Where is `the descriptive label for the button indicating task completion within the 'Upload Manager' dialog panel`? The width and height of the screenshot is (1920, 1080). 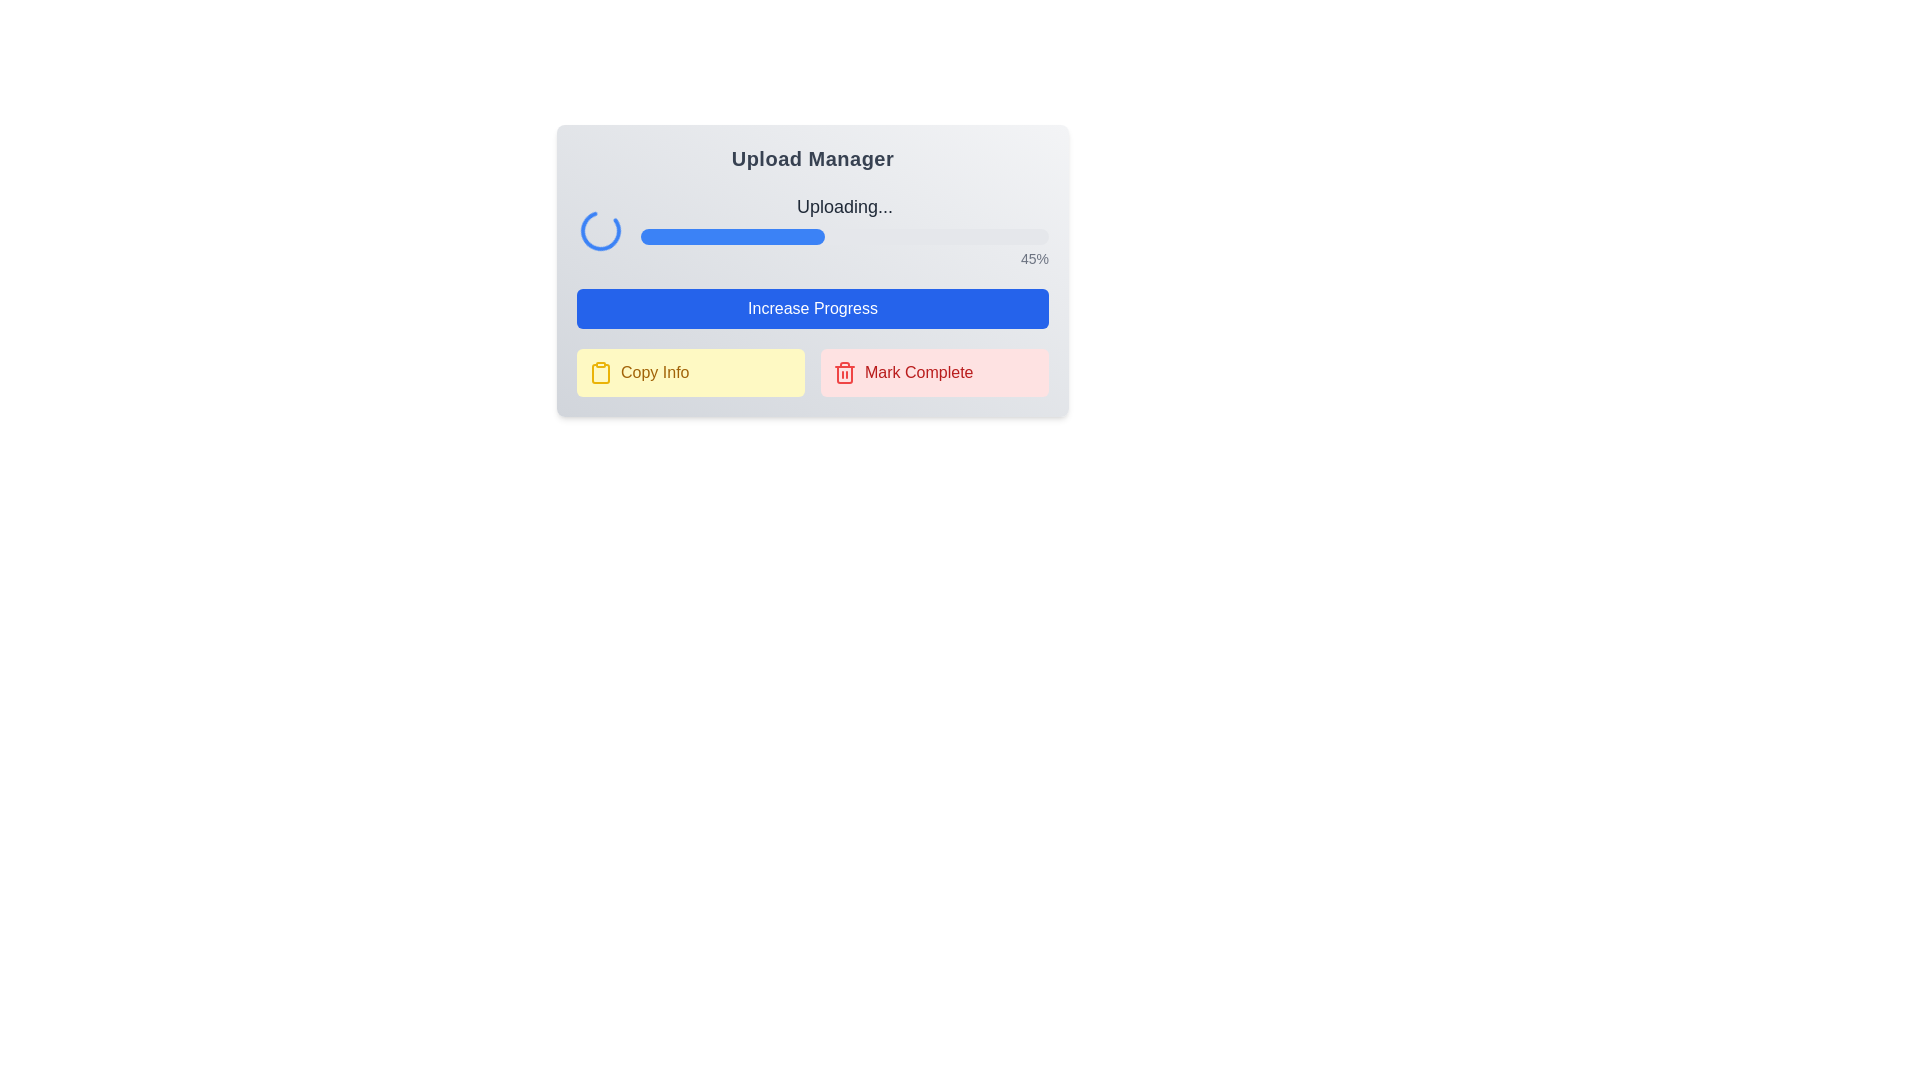
the descriptive label for the button indicating task completion within the 'Upload Manager' dialog panel is located at coordinates (918, 373).